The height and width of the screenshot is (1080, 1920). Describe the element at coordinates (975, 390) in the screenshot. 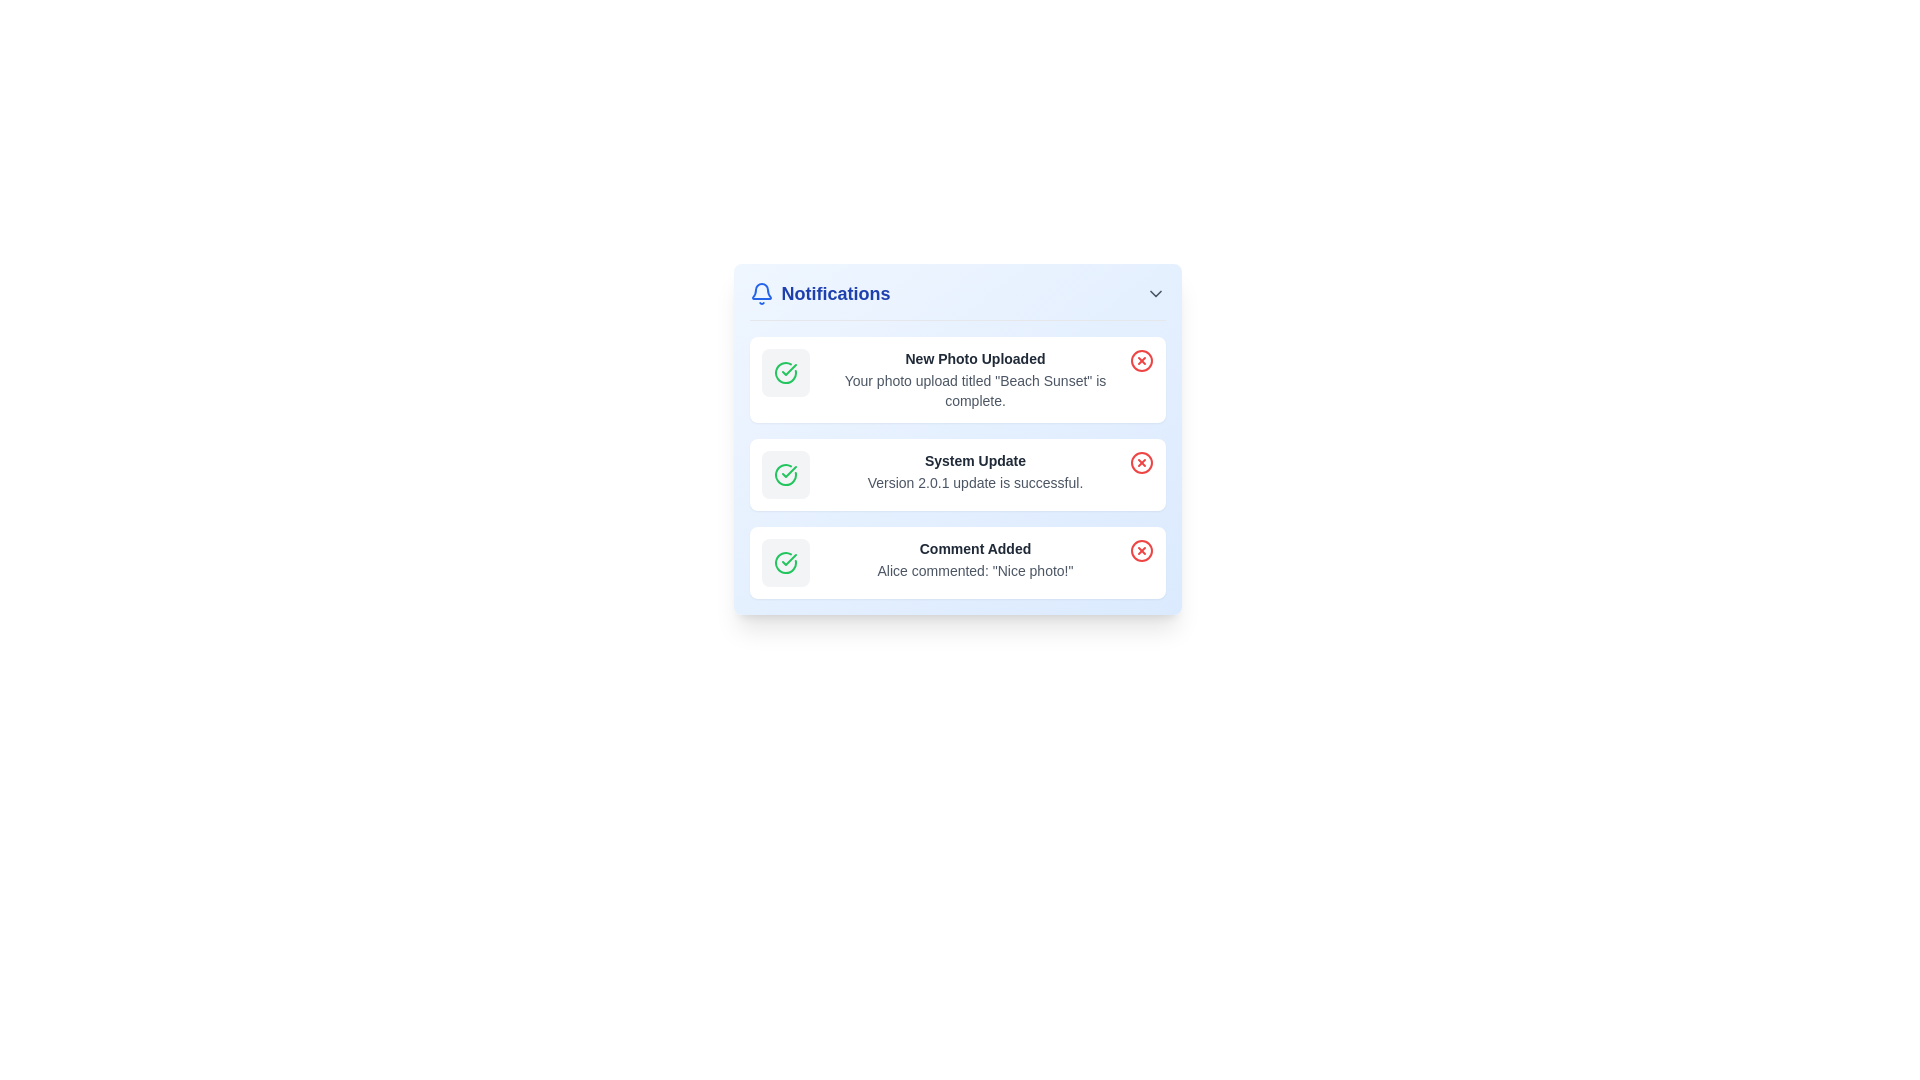

I see `text label providing details about the photo upload notification titled 'Beach Sunset' located under the header 'New Photo Uploaded' in the main notification area` at that location.